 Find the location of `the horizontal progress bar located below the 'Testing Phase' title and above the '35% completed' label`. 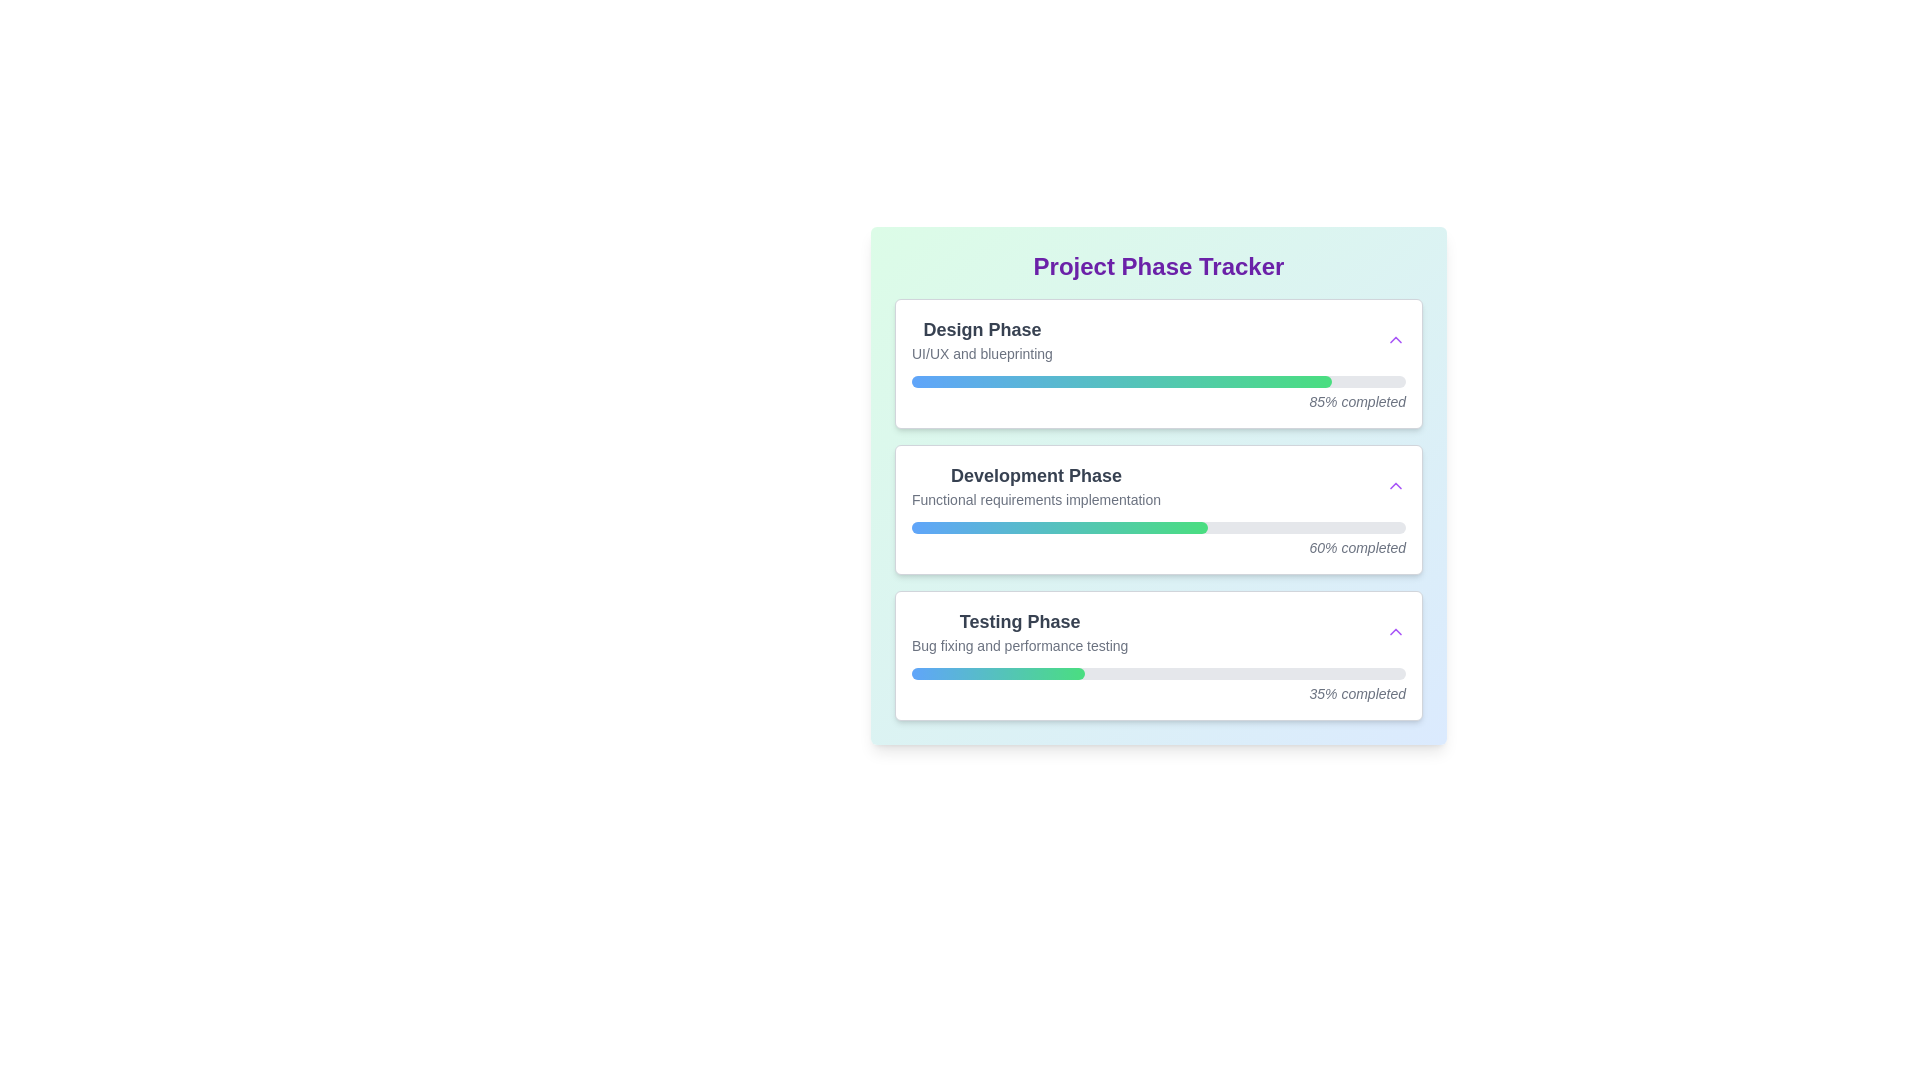

the horizontal progress bar located below the 'Testing Phase' title and above the '35% completed' label is located at coordinates (1158, 674).